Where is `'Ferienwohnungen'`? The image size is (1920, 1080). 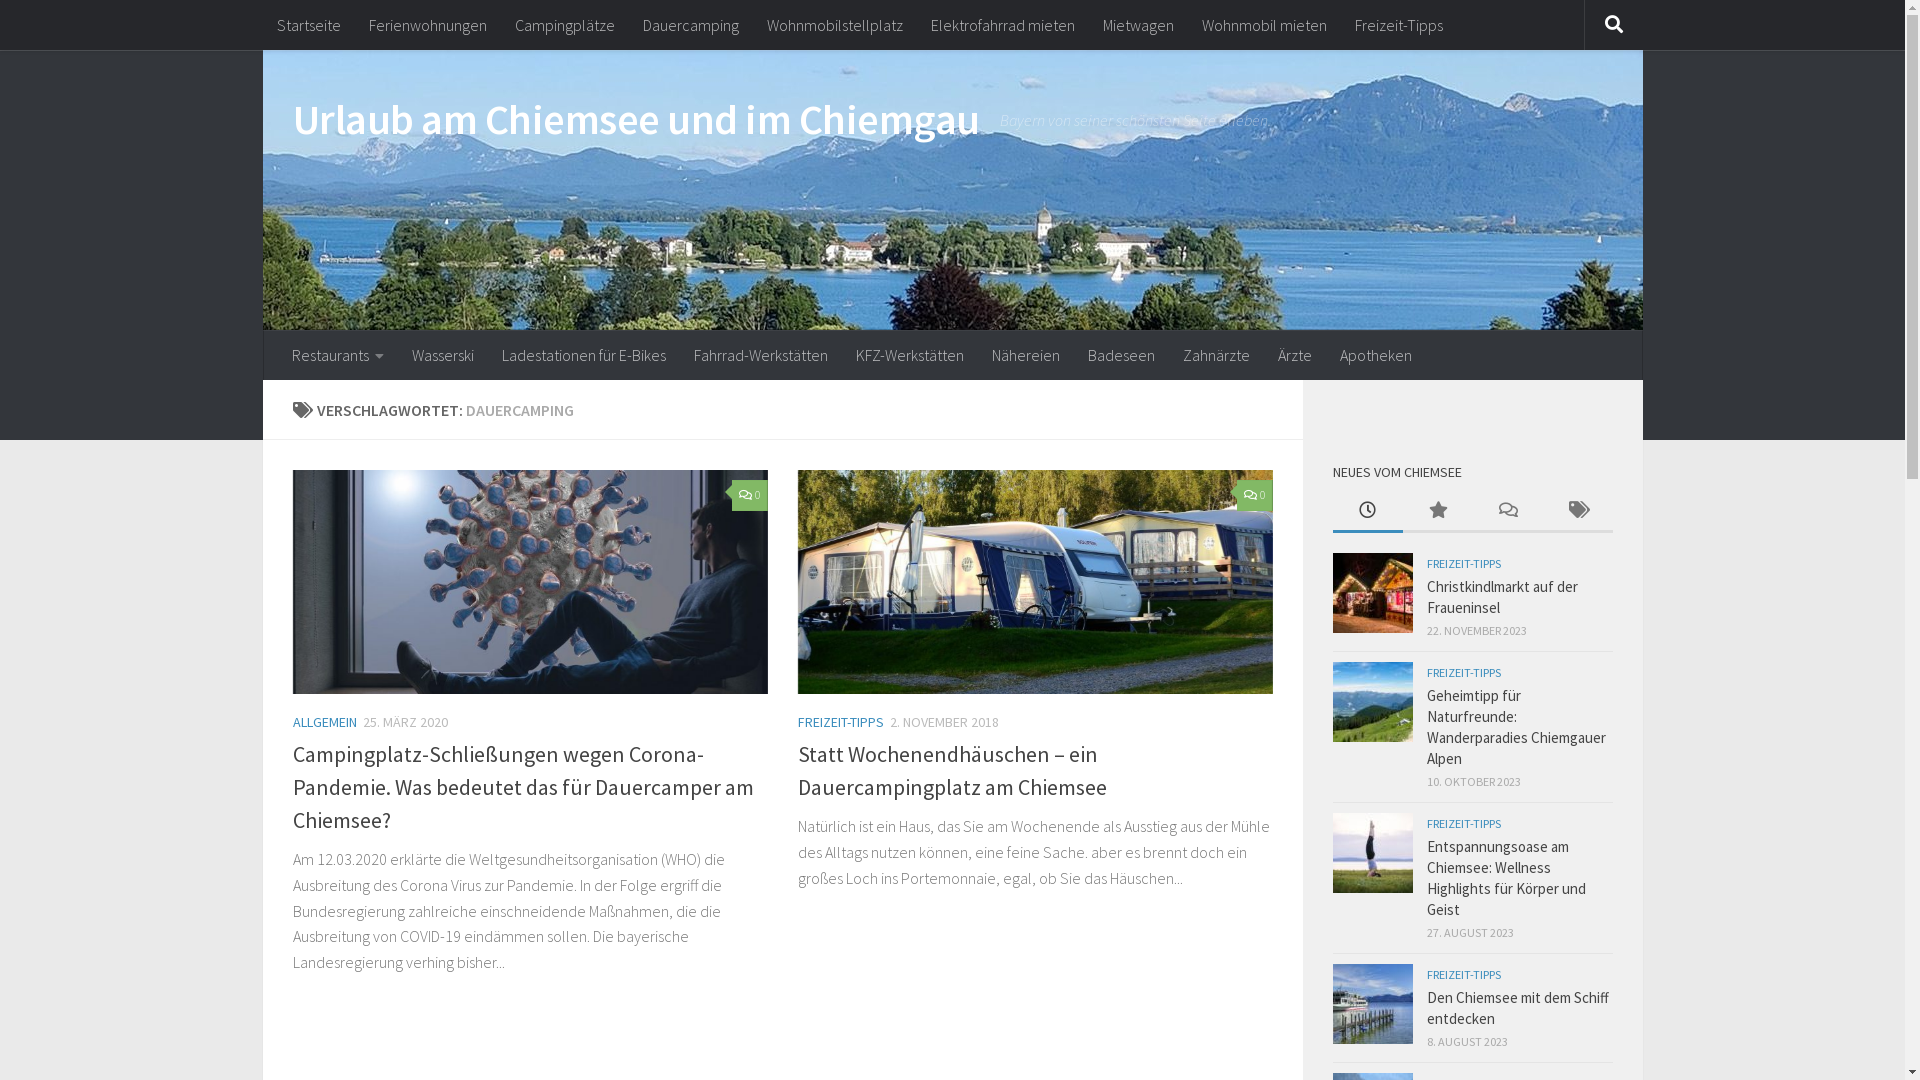 'Ferienwohnungen' is located at coordinates (354, 24).